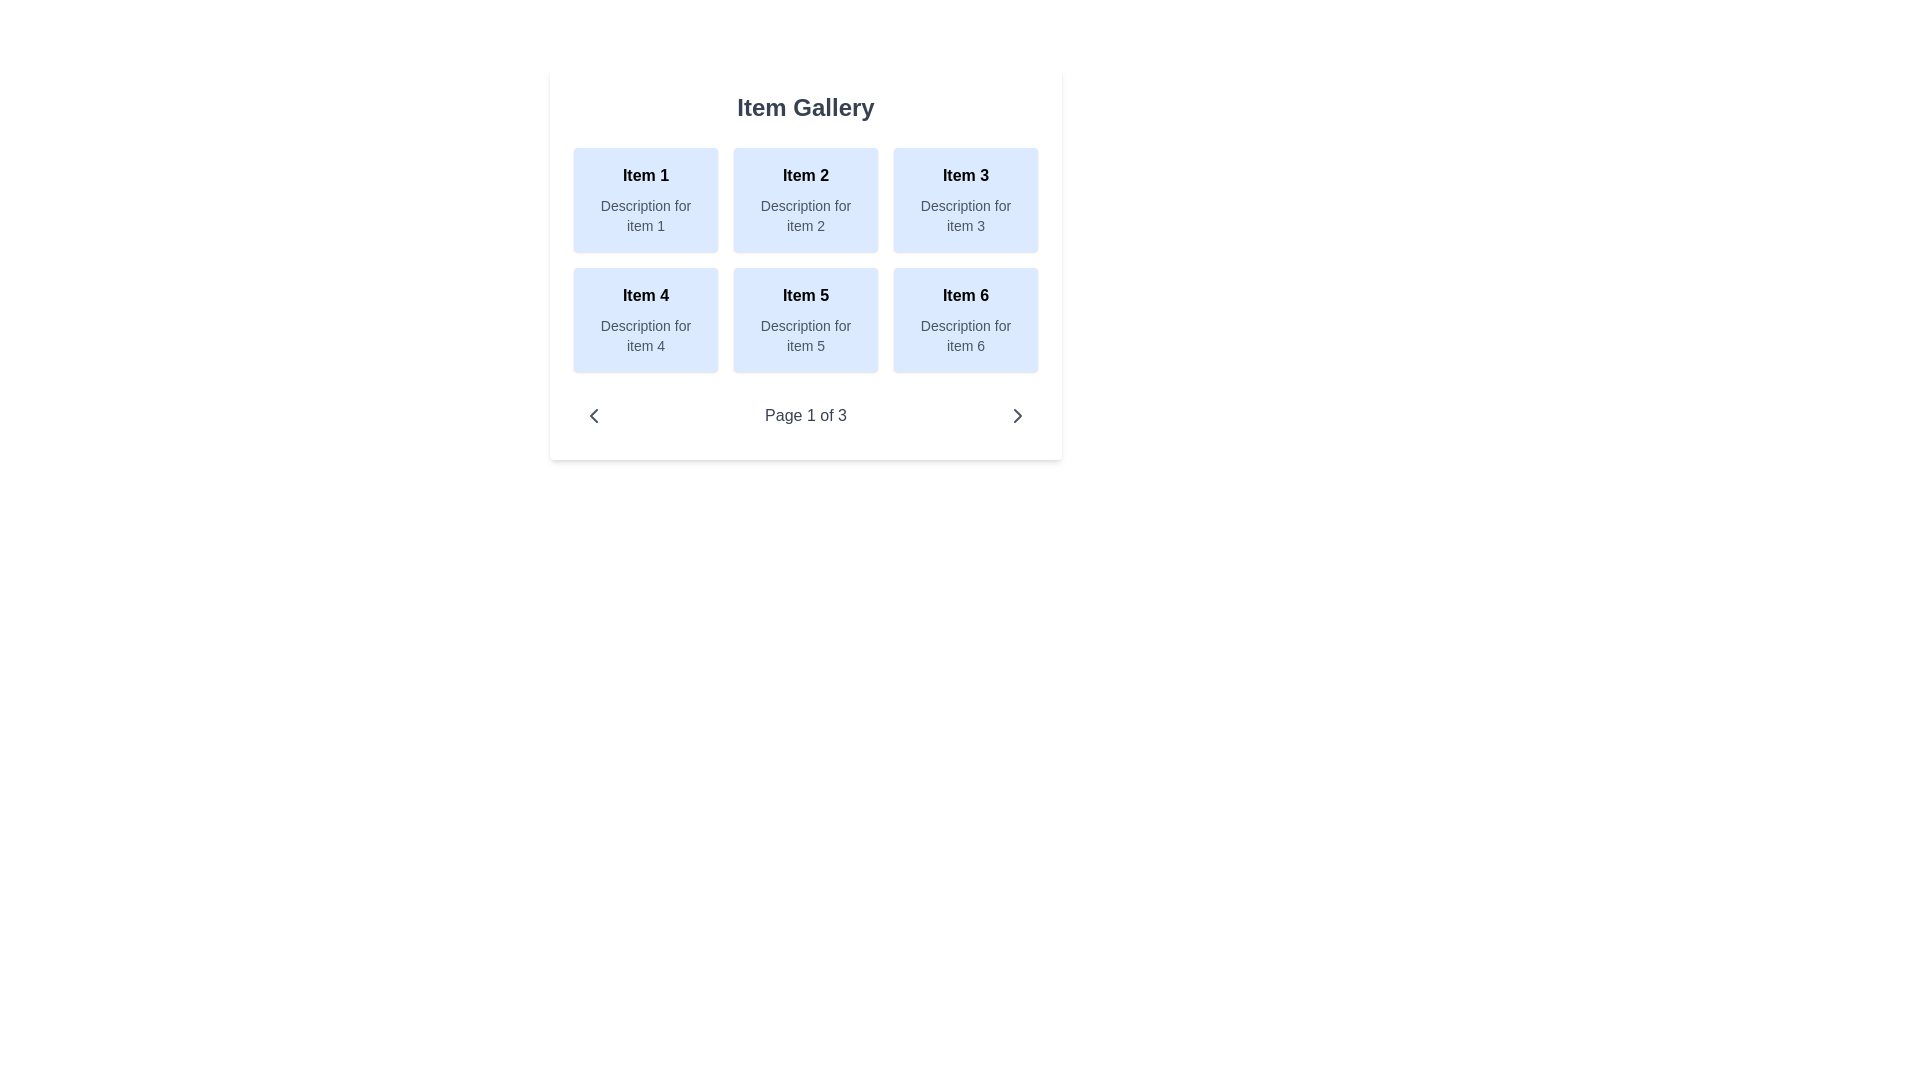 The height and width of the screenshot is (1080, 1920). Describe the element at coordinates (965, 200) in the screenshot. I see `text from the informational card displaying 'Item 3' located at the top-right corner of the grid layout` at that location.